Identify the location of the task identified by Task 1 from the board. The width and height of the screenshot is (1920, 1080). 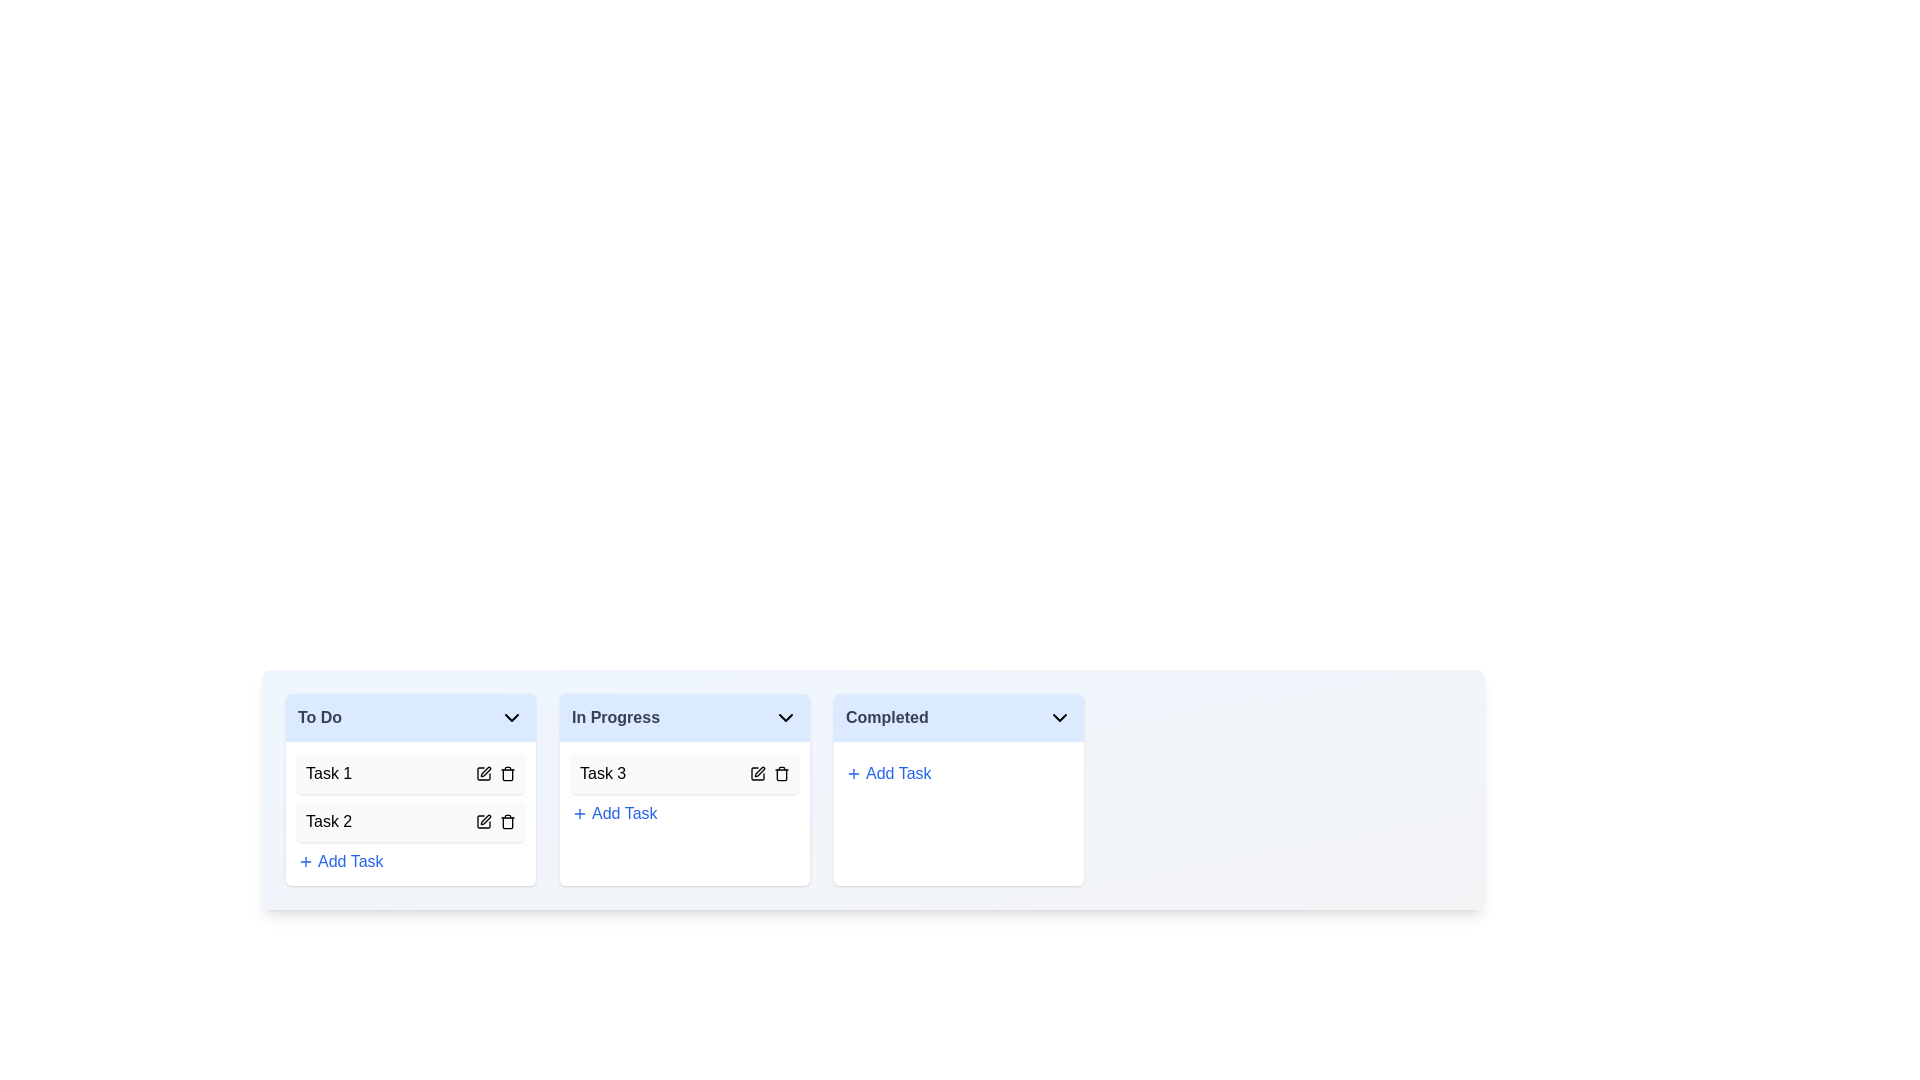
(508, 773).